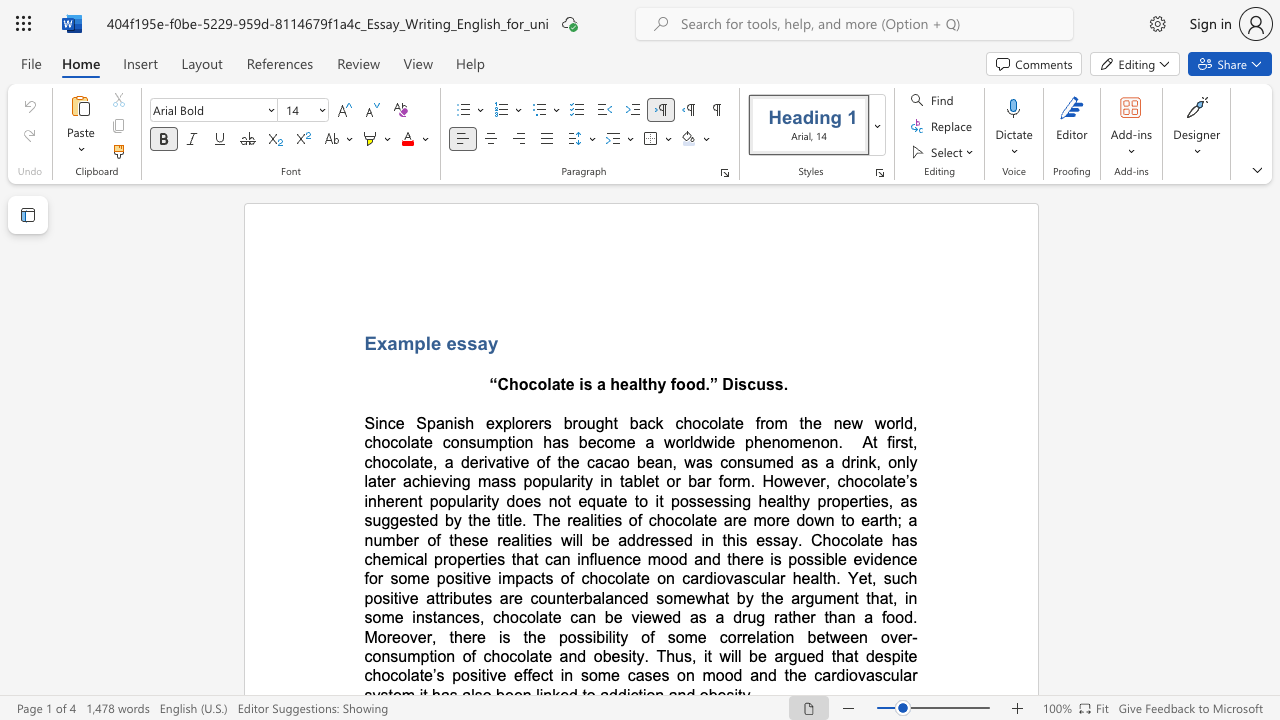 This screenshot has height=720, width=1280. Describe the element at coordinates (862, 559) in the screenshot. I see `the subset text "vi" within the text "possible evidence"` at that location.